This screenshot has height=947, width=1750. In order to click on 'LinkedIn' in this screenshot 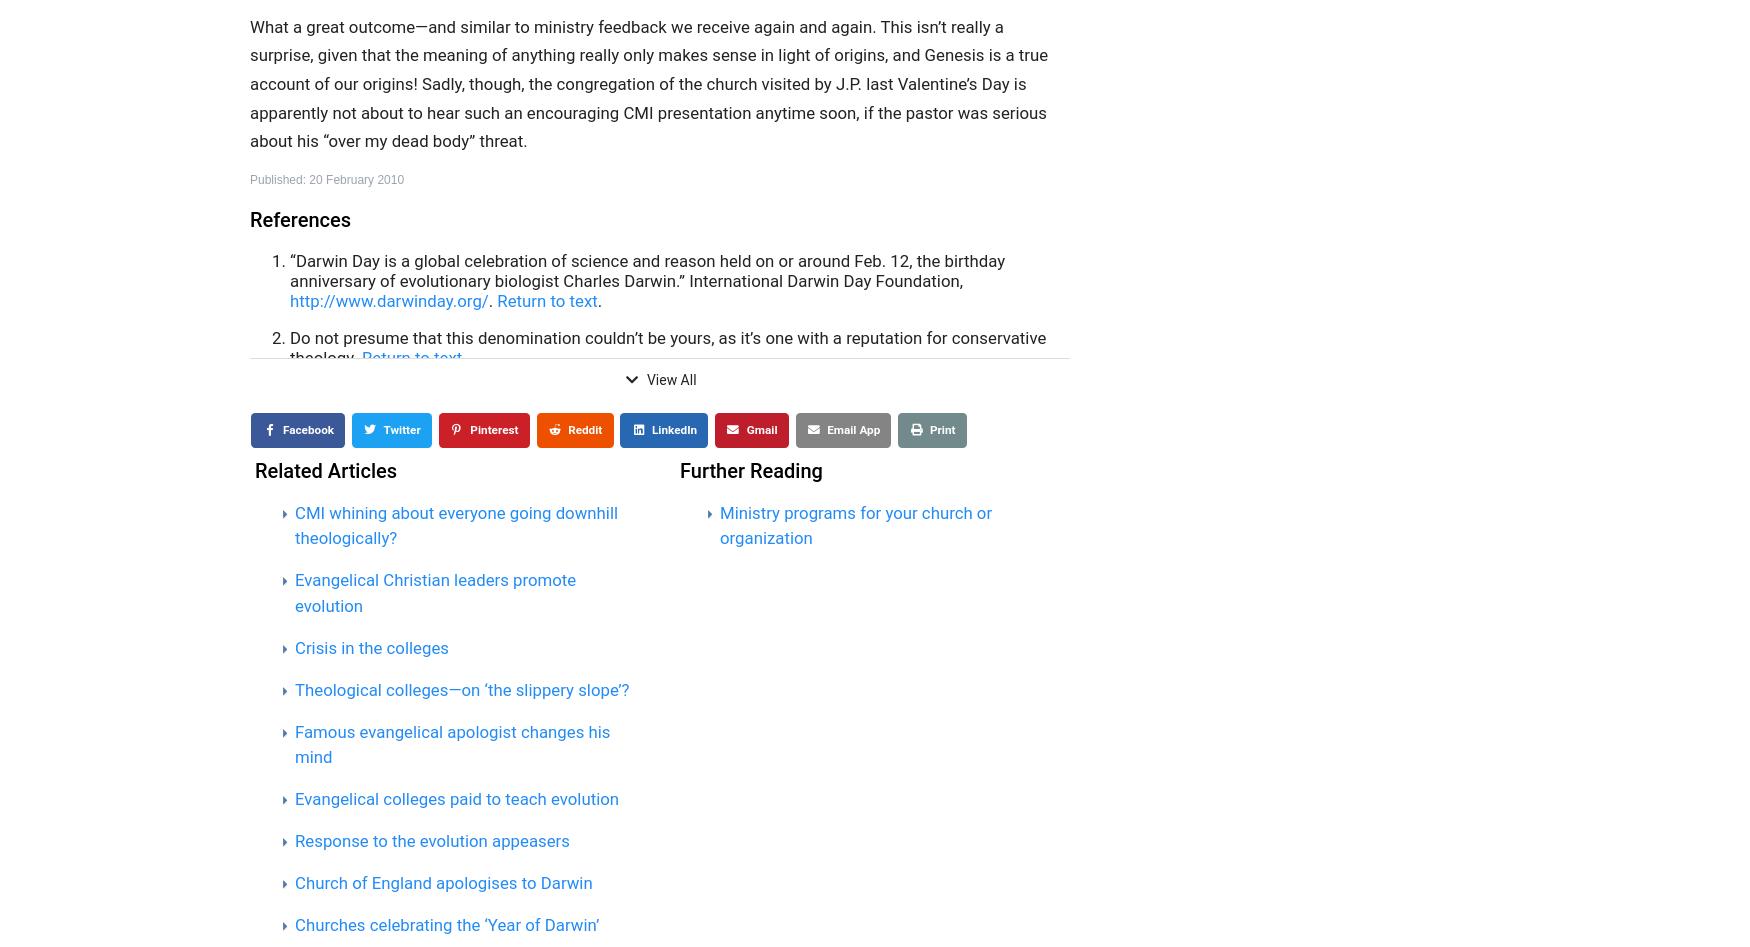, I will do `click(672, 430)`.